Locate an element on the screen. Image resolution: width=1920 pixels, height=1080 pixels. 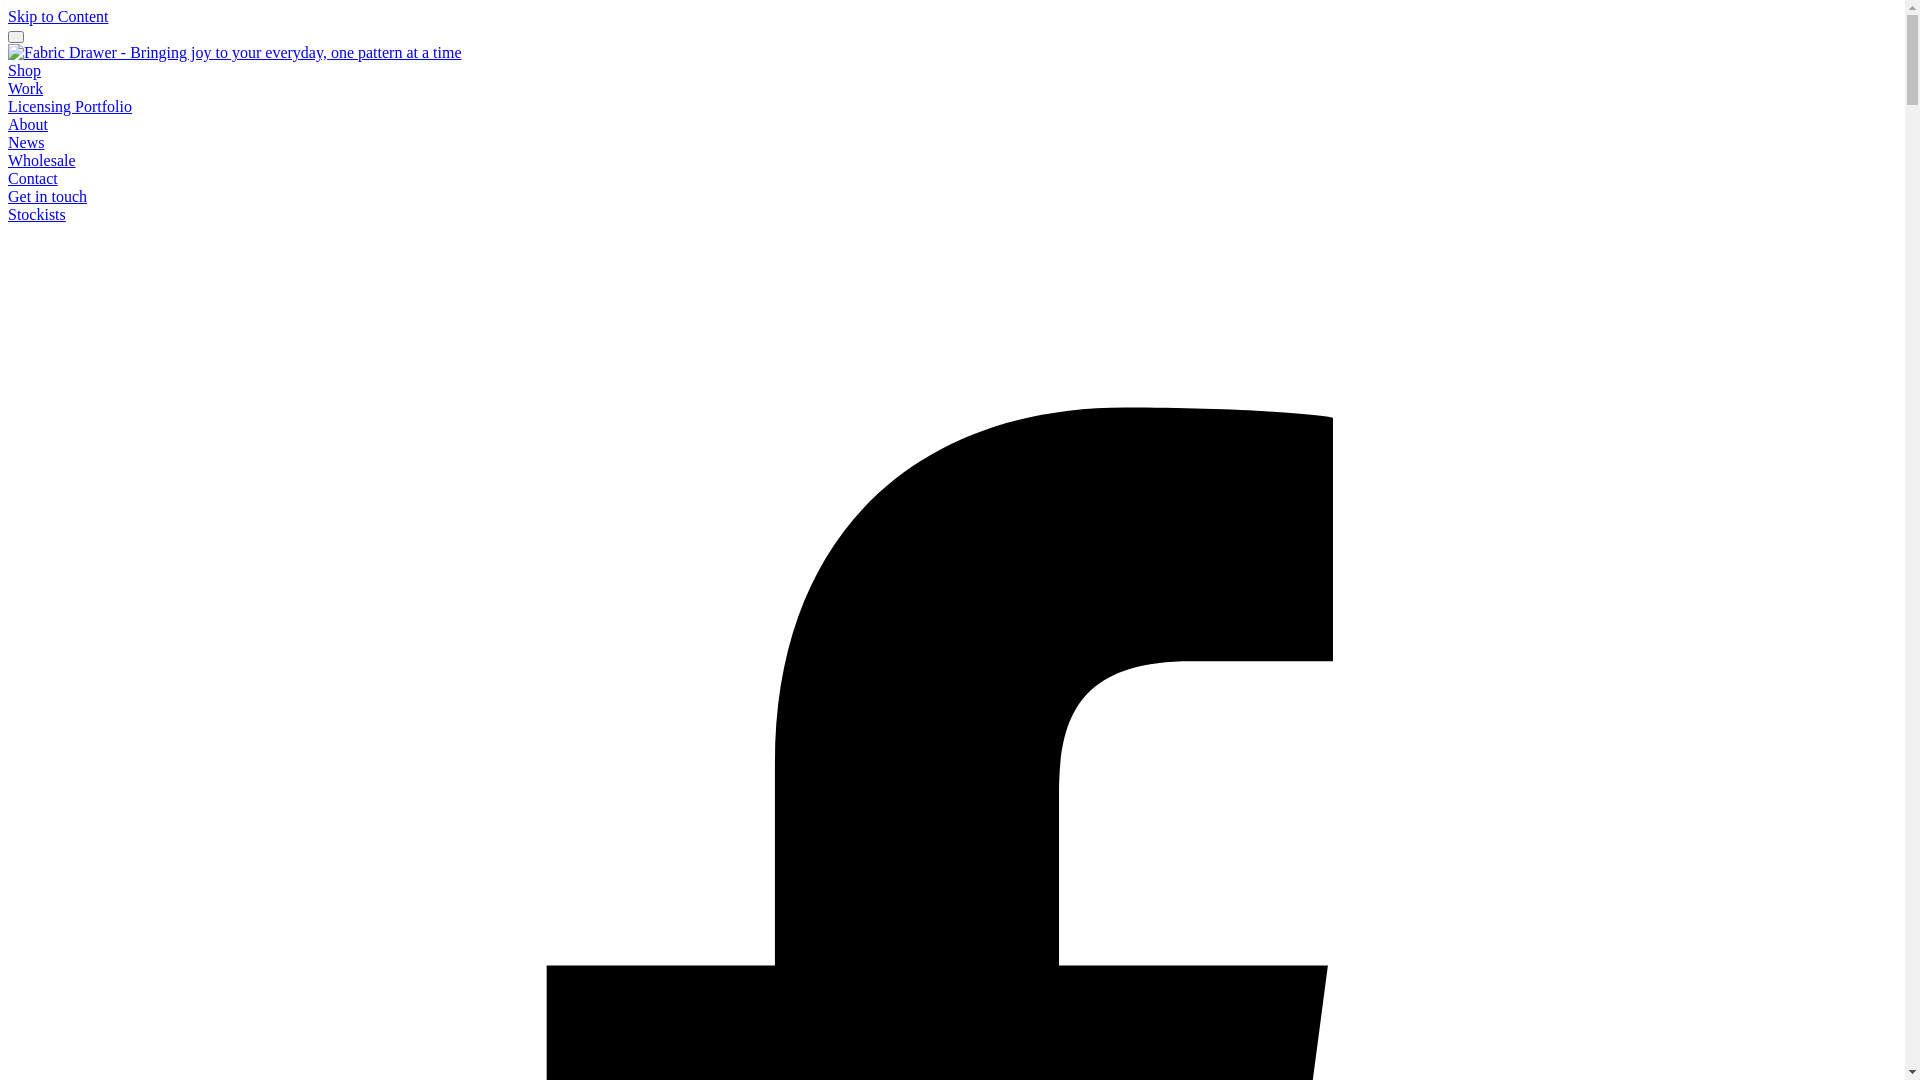
'About' is located at coordinates (28, 124).